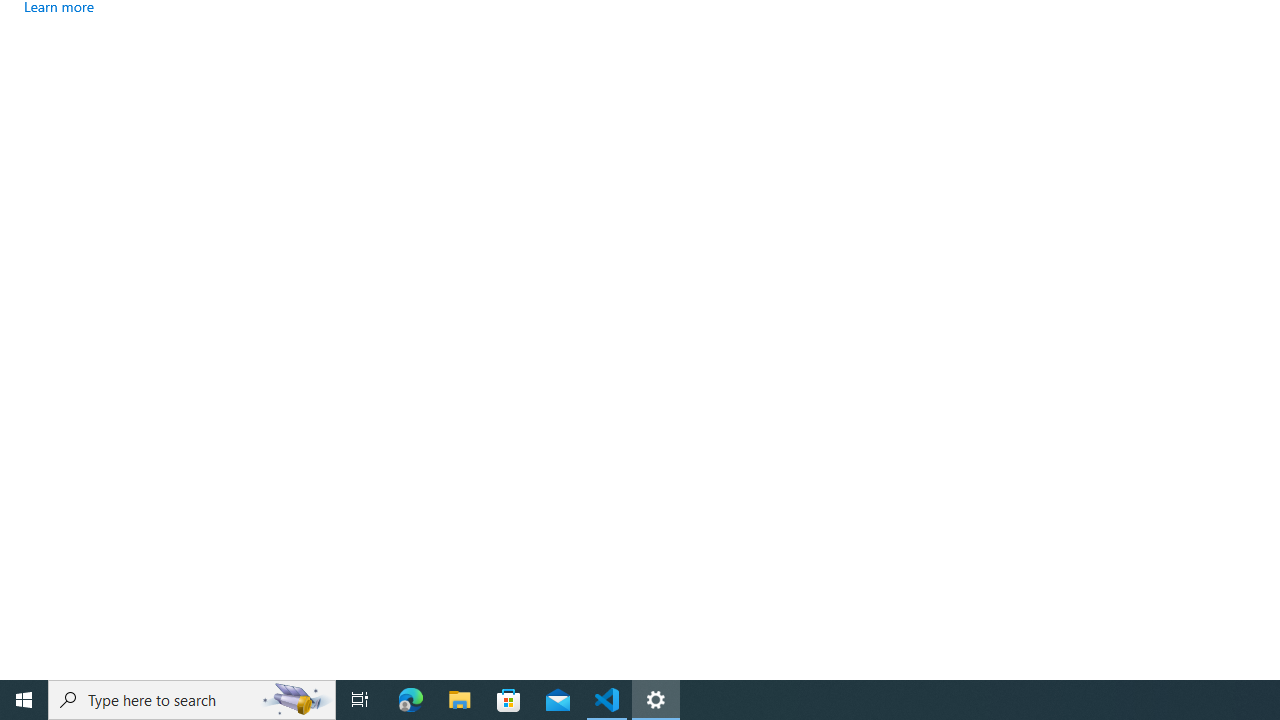 This screenshot has height=720, width=1280. Describe the element at coordinates (24, 698) in the screenshot. I see `'Start'` at that location.